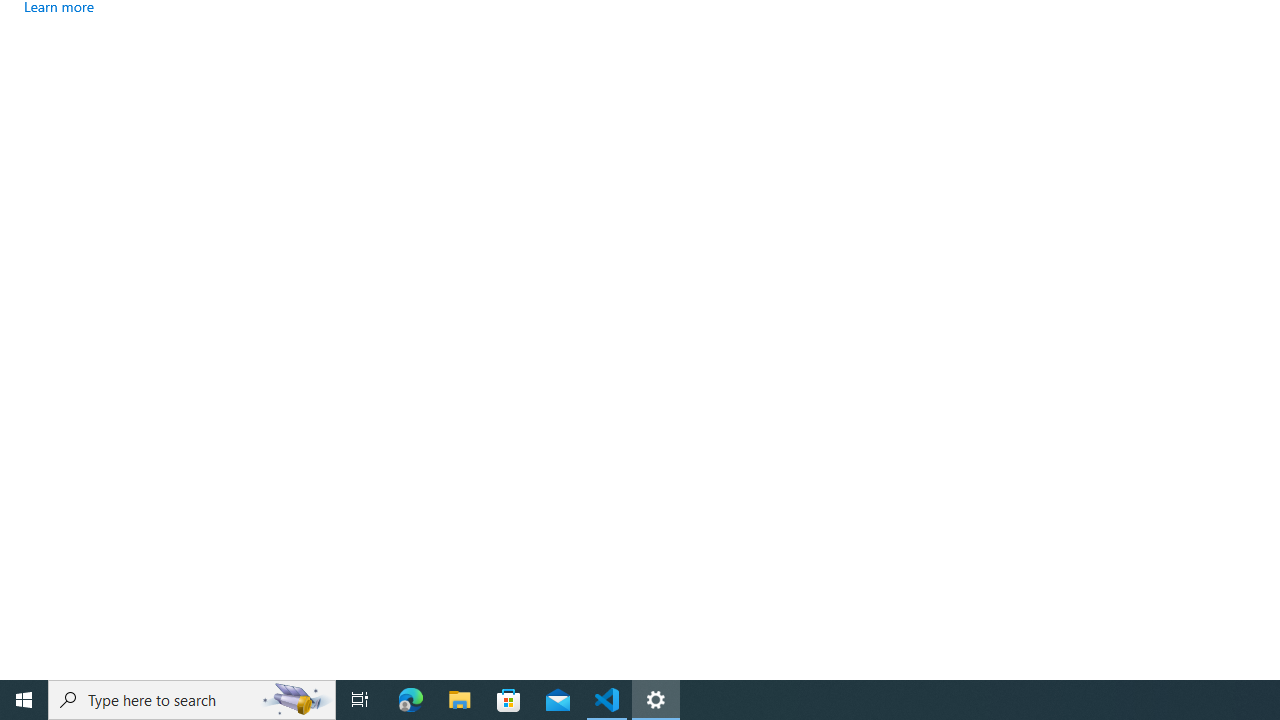 This screenshot has height=720, width=1280. Describe the element at coordinates (24, 698) in the screenshot. I see `'Start'` at that location.